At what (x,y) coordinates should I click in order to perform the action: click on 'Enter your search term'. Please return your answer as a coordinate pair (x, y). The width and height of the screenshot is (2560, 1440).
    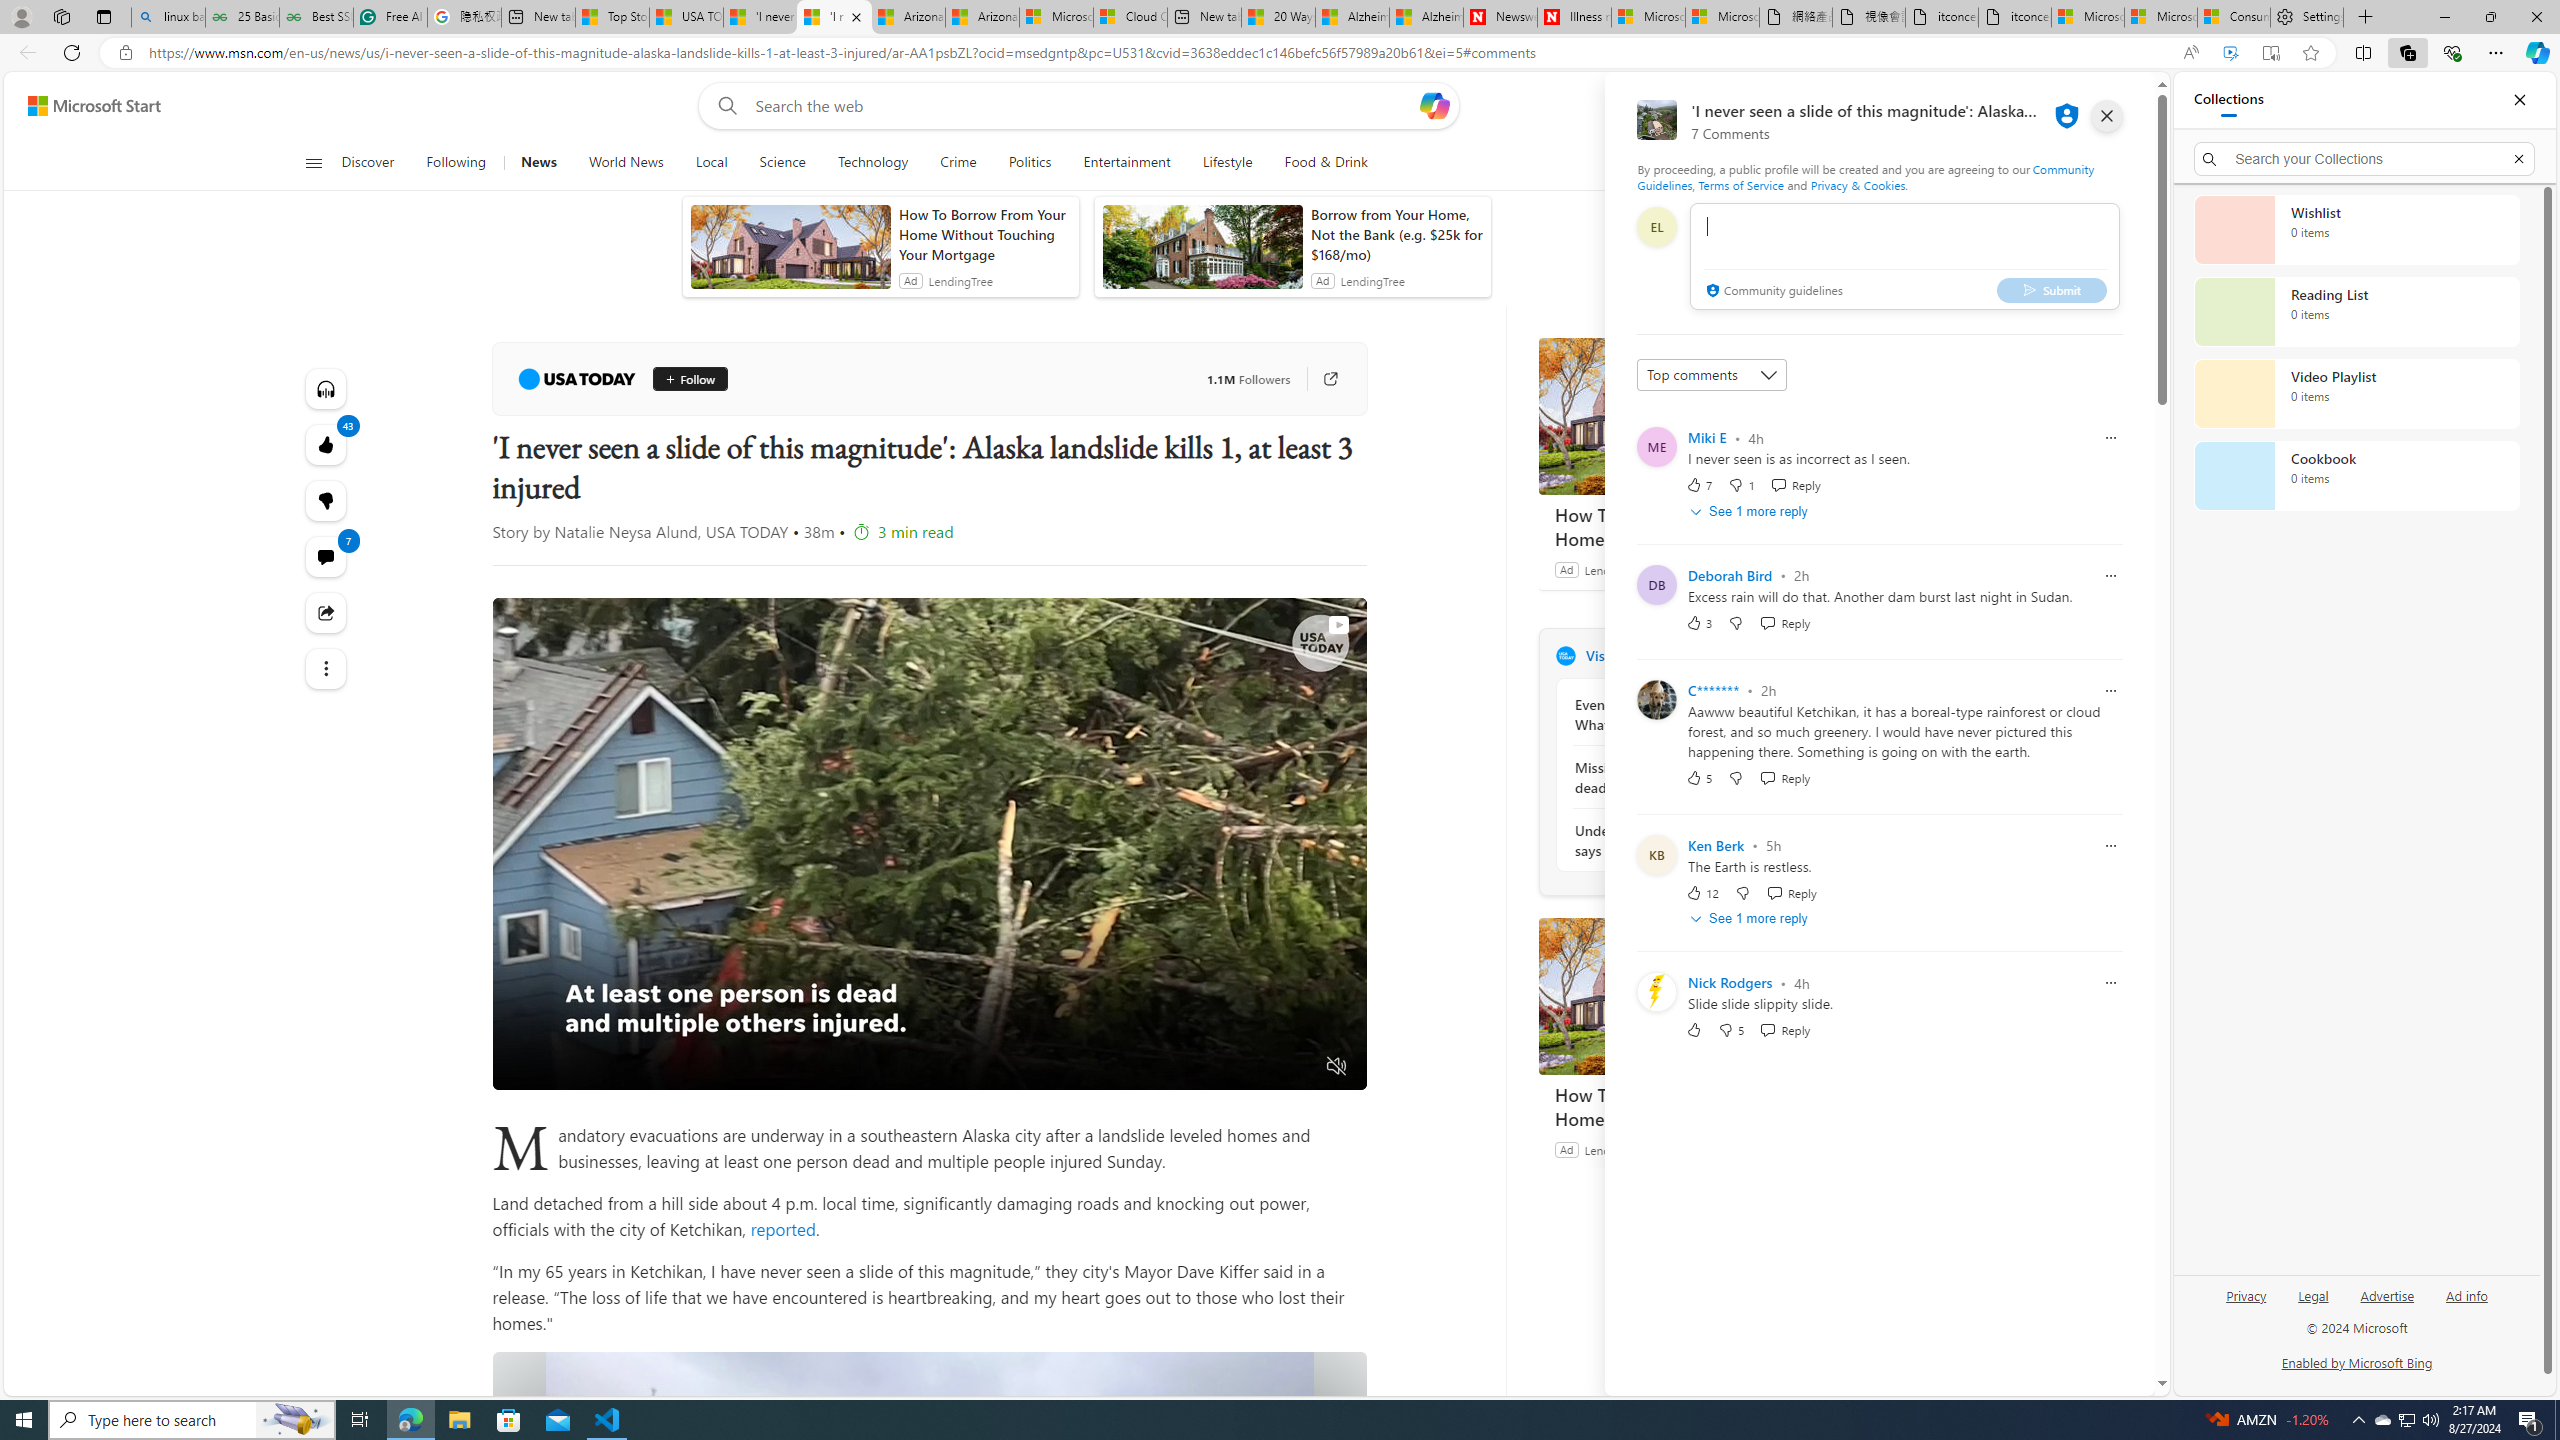
    Looking at the image, I should click on (1084, 104).